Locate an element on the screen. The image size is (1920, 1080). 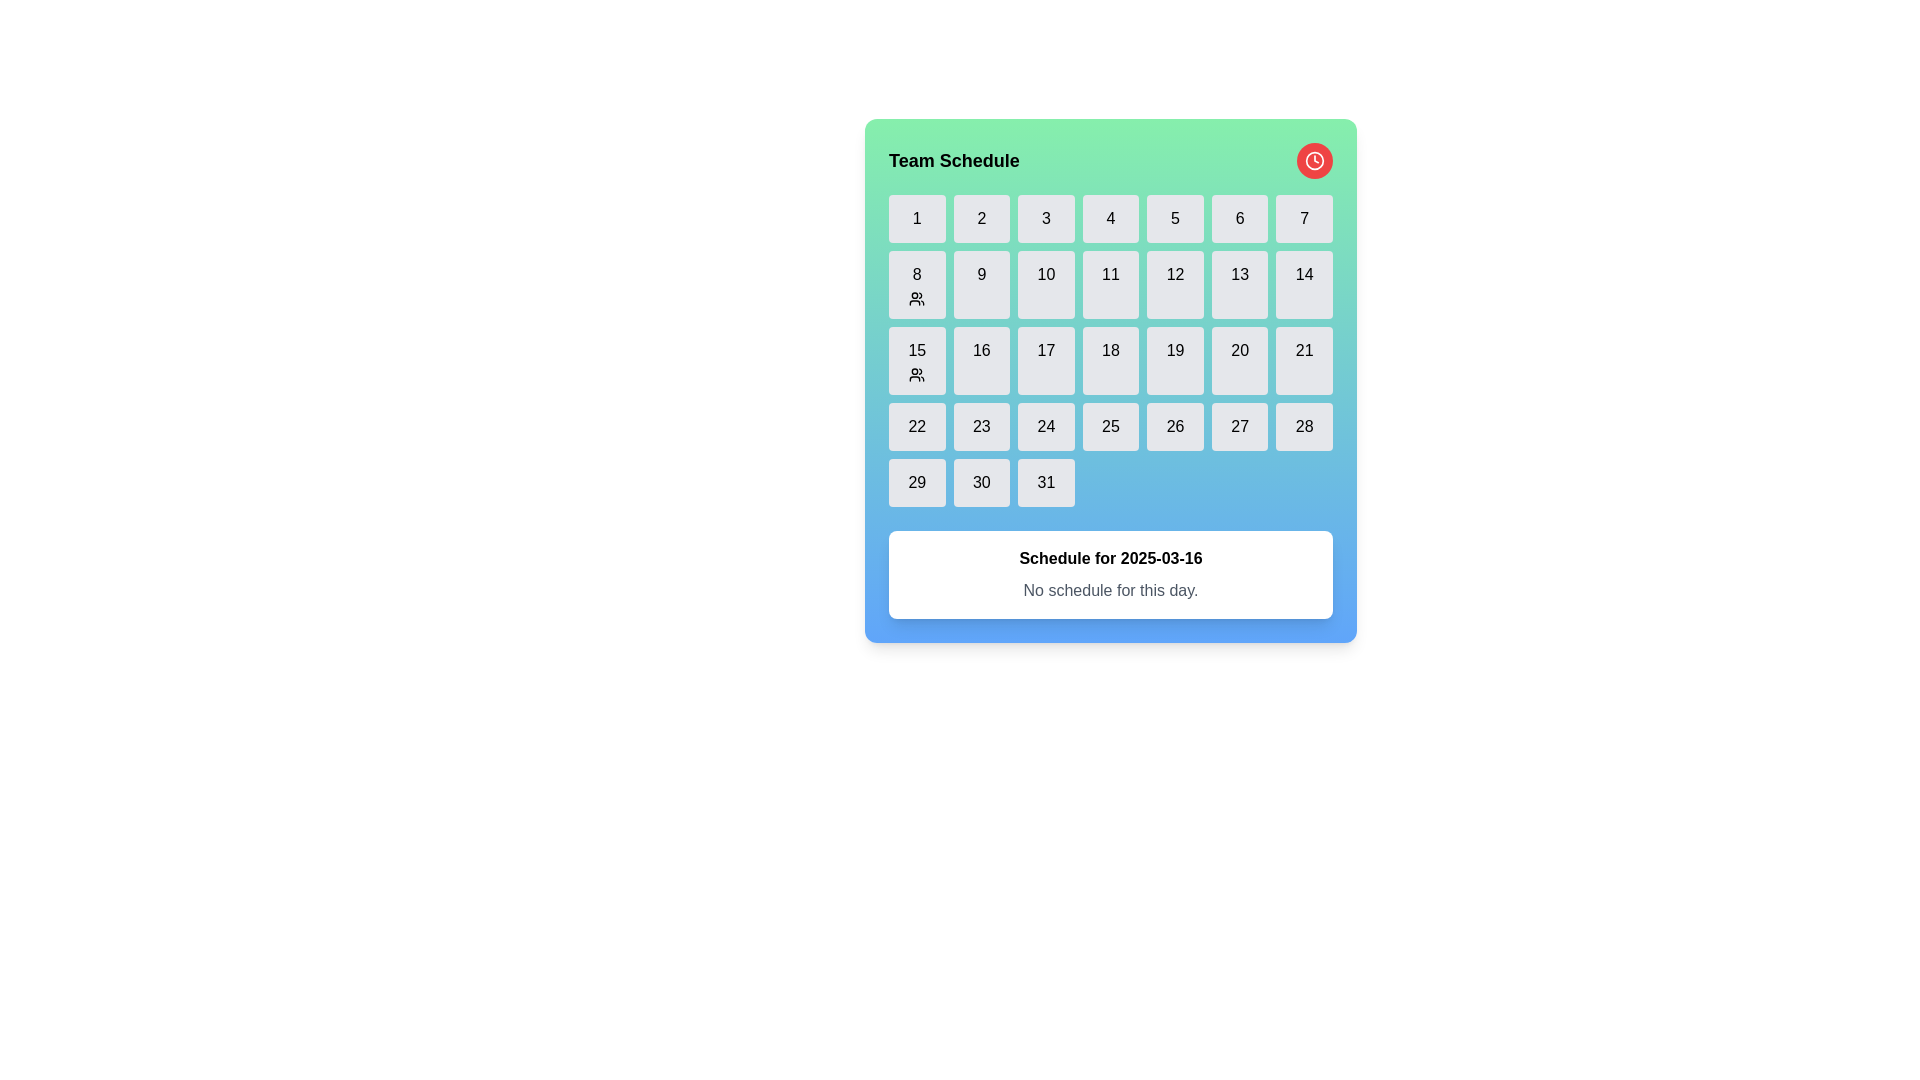
the text representing day 6 in the calendar interface is located at coordinates (1238, 219).